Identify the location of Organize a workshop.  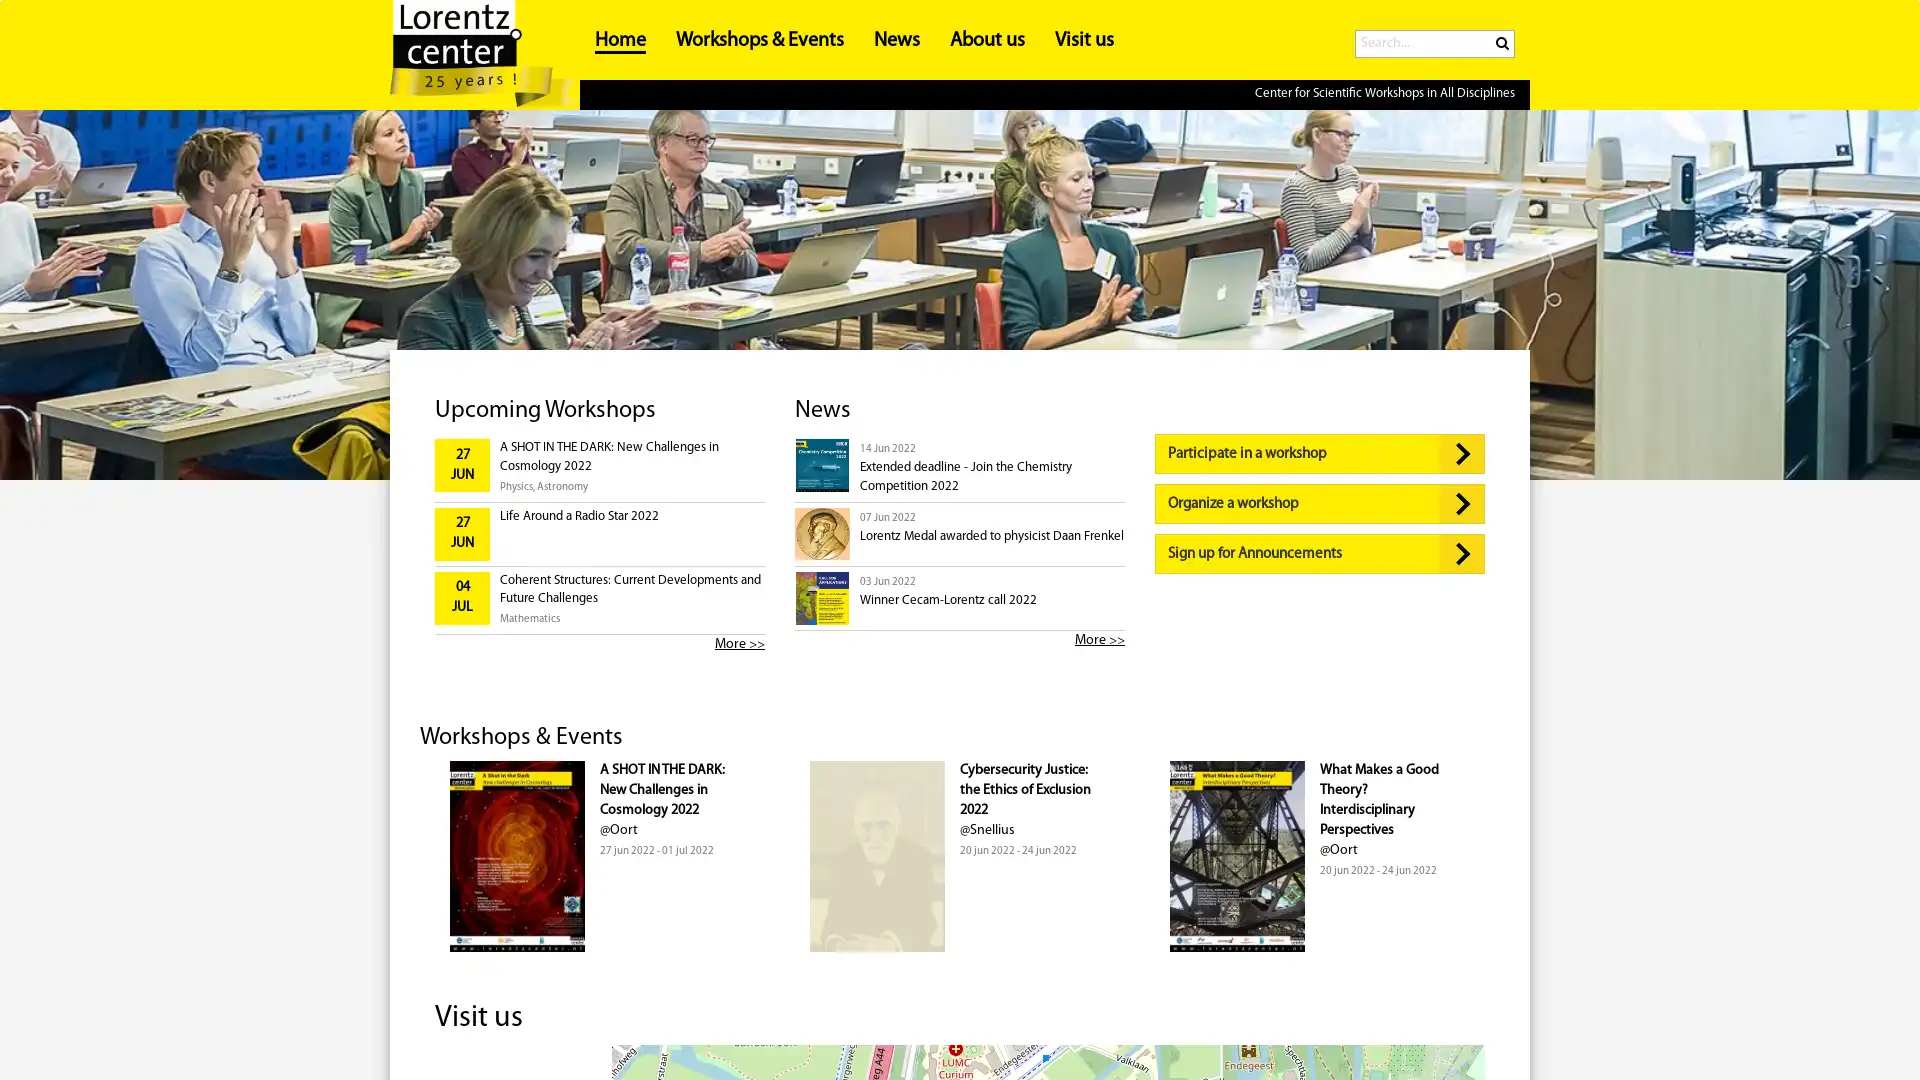
(1320, 503).